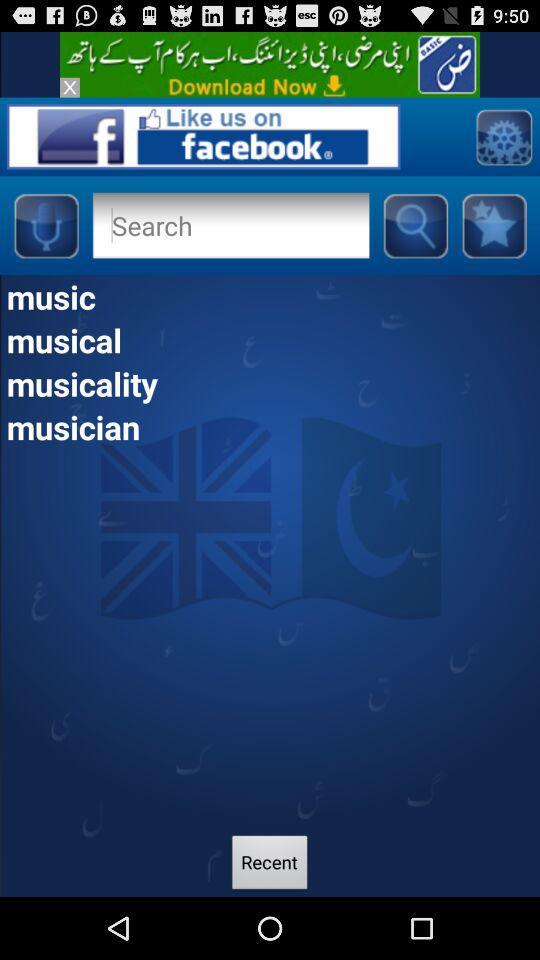 Image resolution: width=540 pixels, height=960 pixels. I want to click on facebook page link, so click(202, 135).